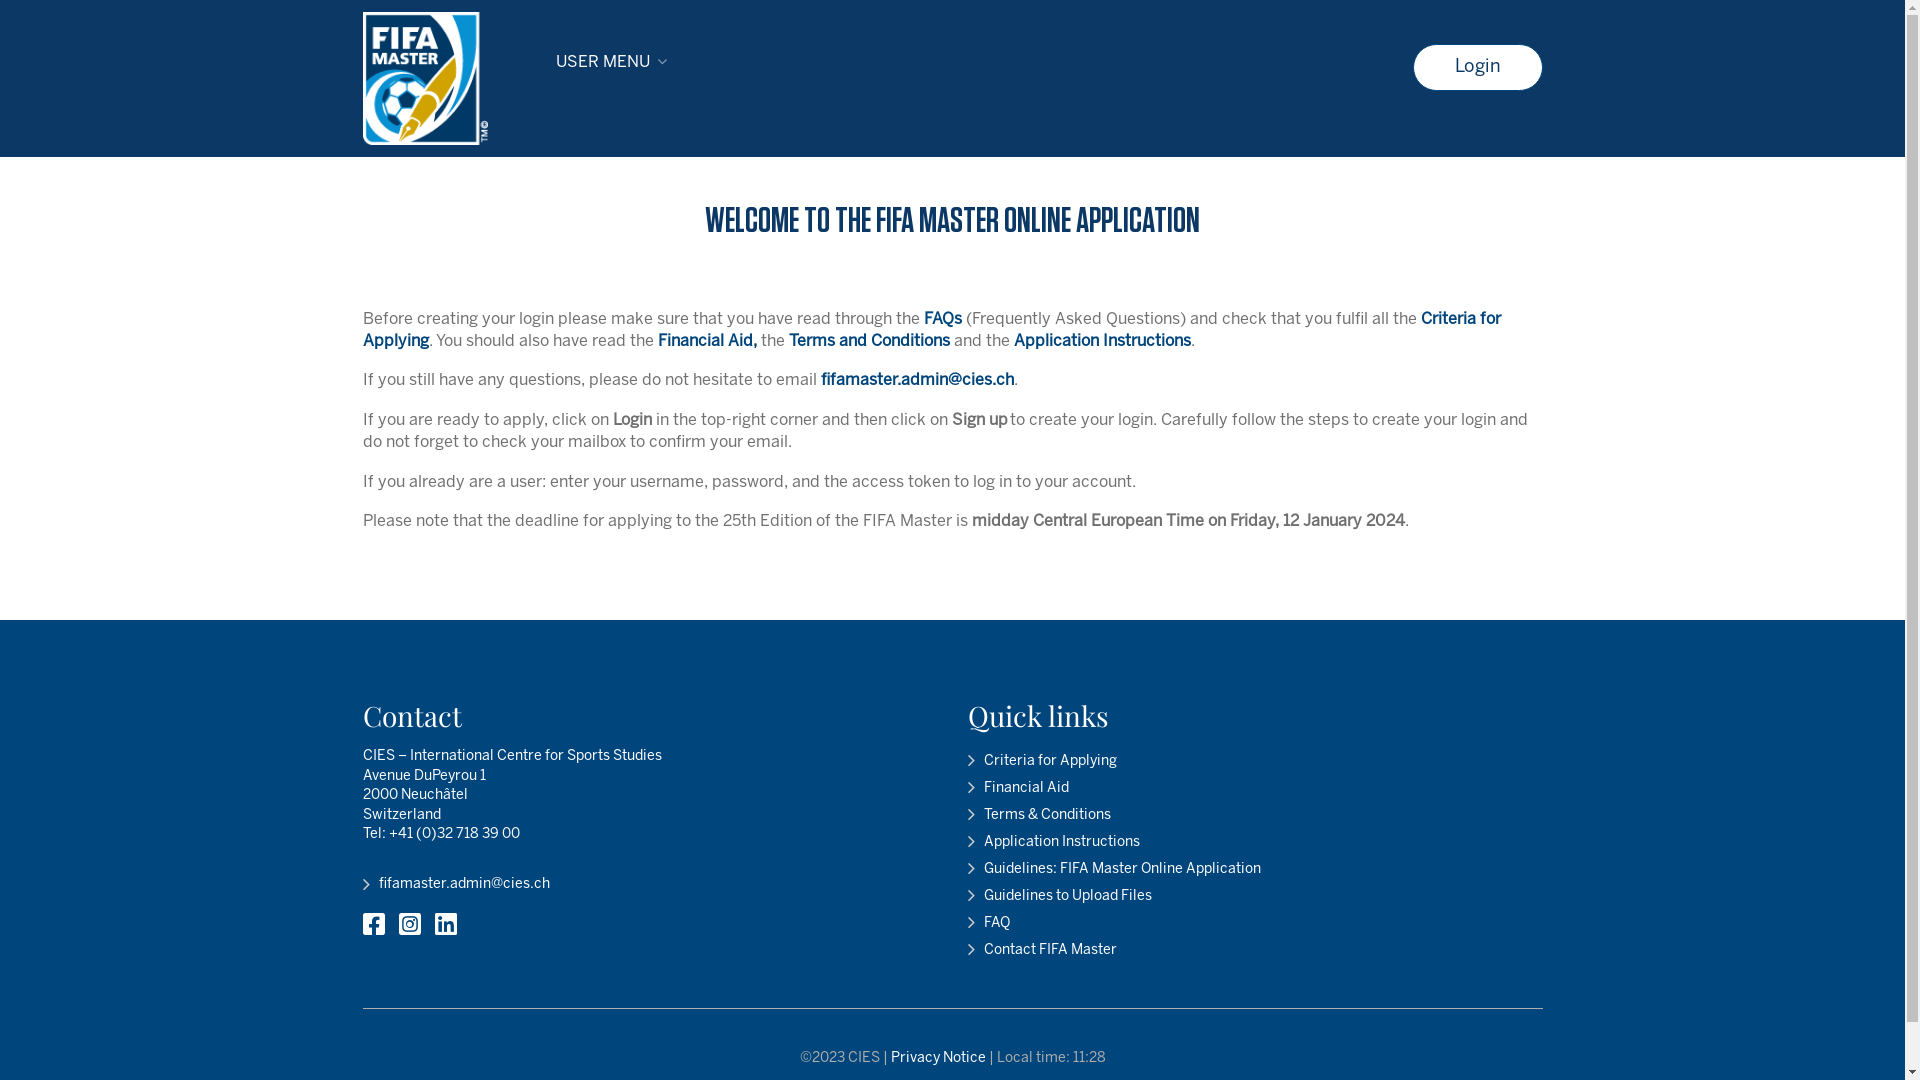 This screenshot has height=1080, width=1920. What do you see at coordinates (870, 340) in the screenshot?
I see `'Terms and Conditions'` at bounding box center [870, 340].